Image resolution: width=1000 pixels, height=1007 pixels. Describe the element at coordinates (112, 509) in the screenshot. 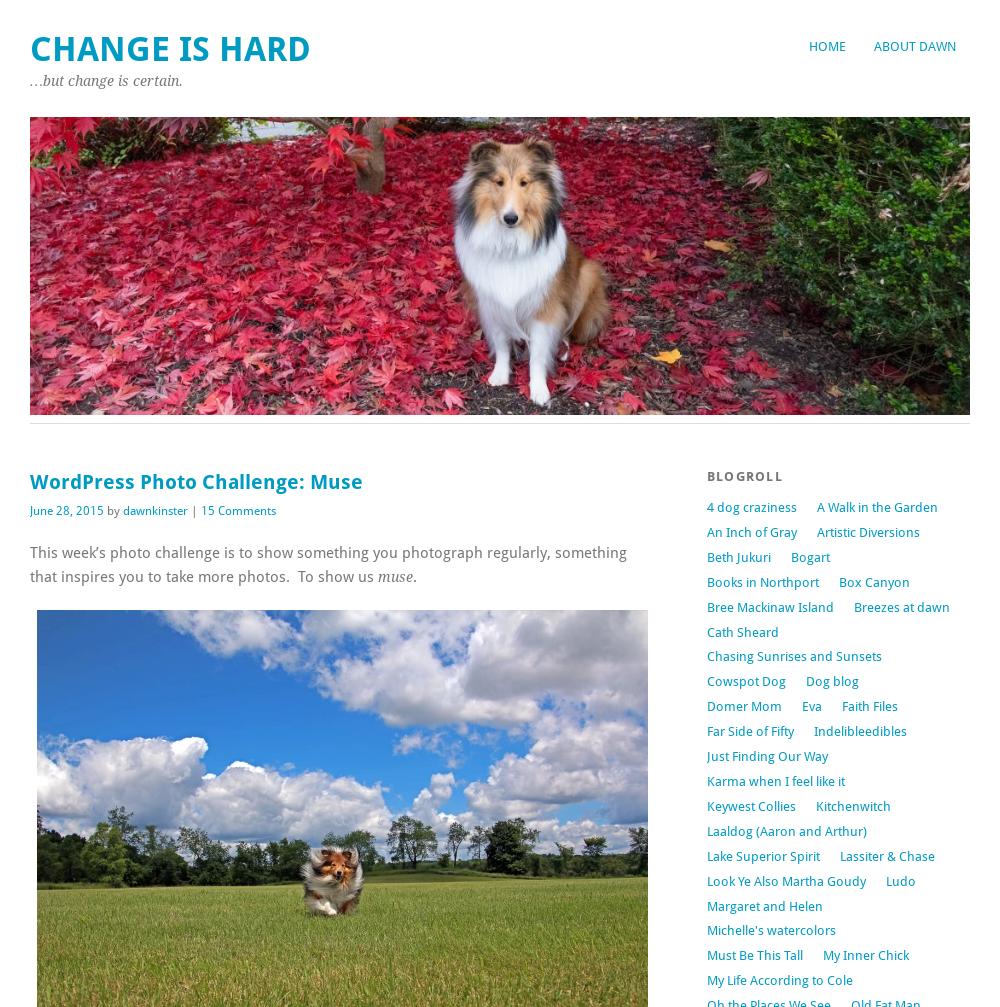

I see `'by'` at that location.